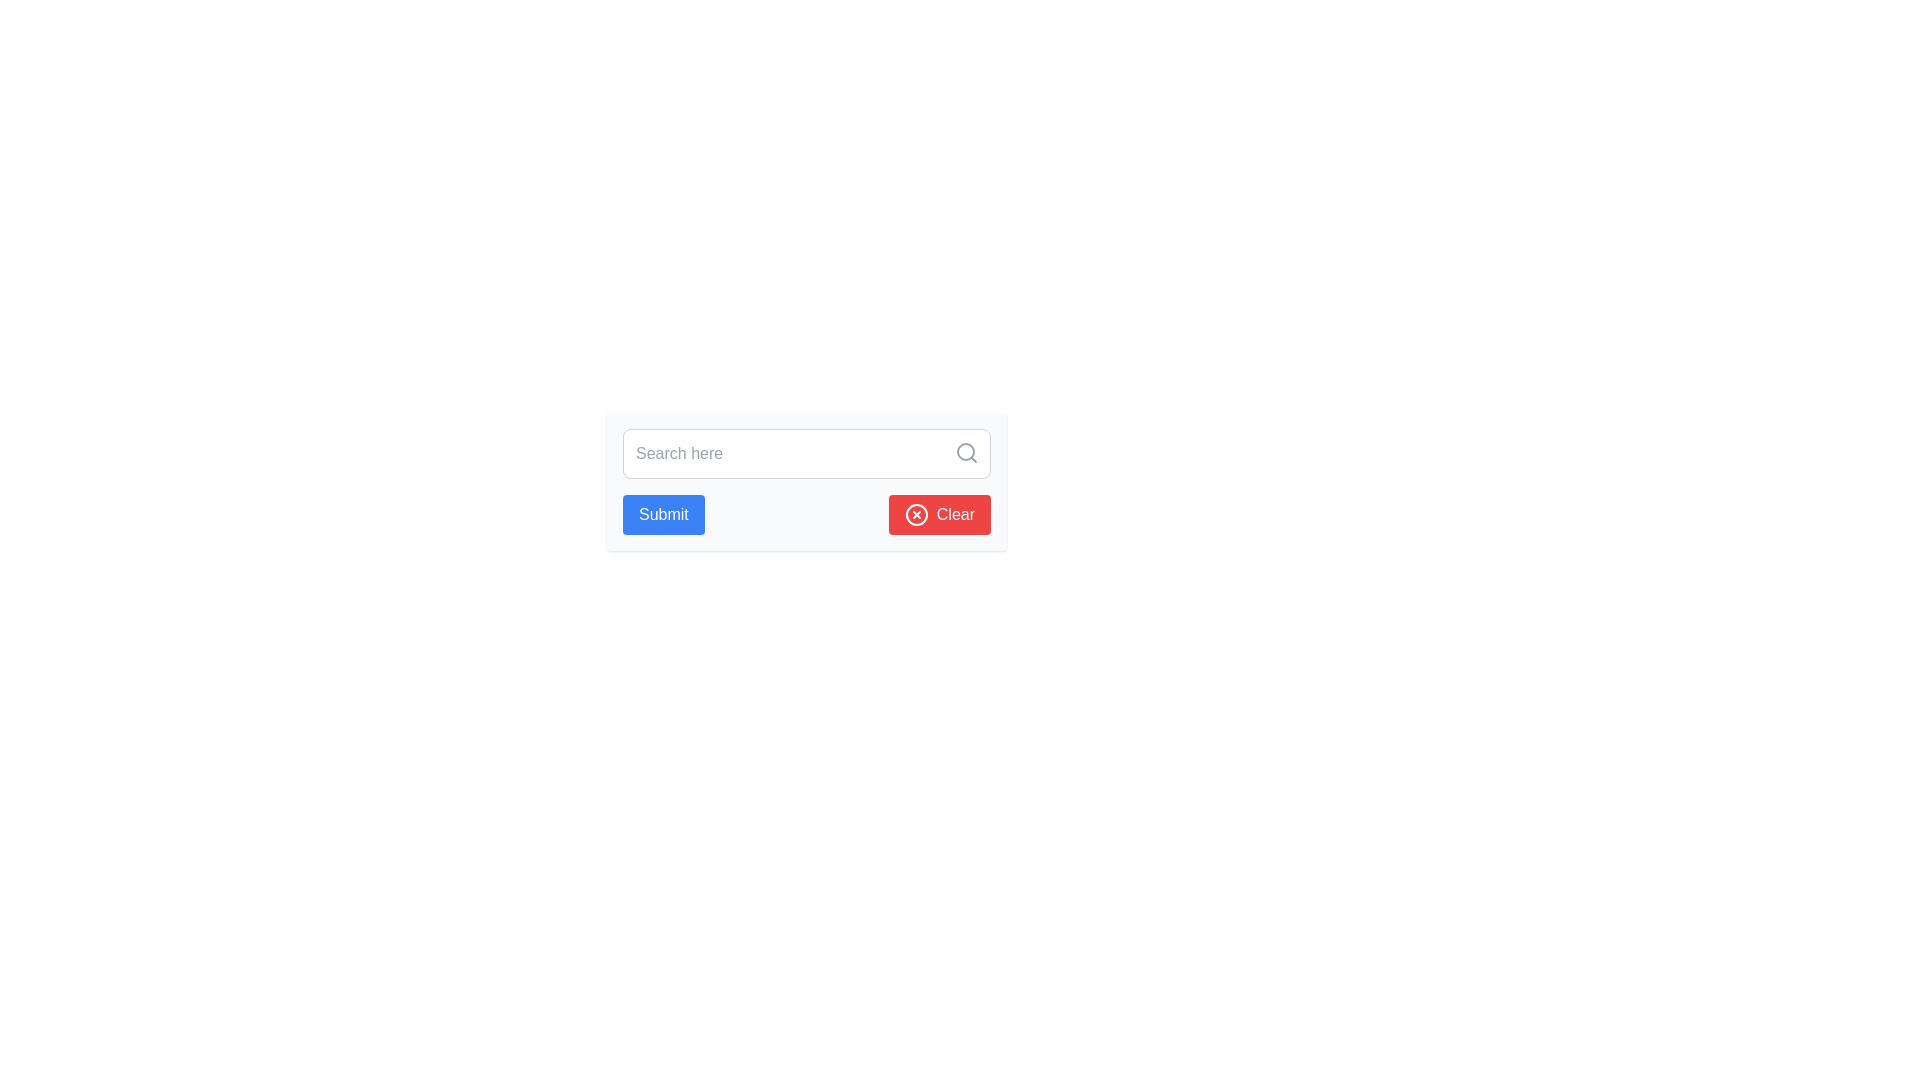 The height and width of the screenshot is (1080, 1920). I want to click on the 'Clear' icon located inside the button labeled 'Clear' at the bottom-right corner of the form interface, so click(915, 514).